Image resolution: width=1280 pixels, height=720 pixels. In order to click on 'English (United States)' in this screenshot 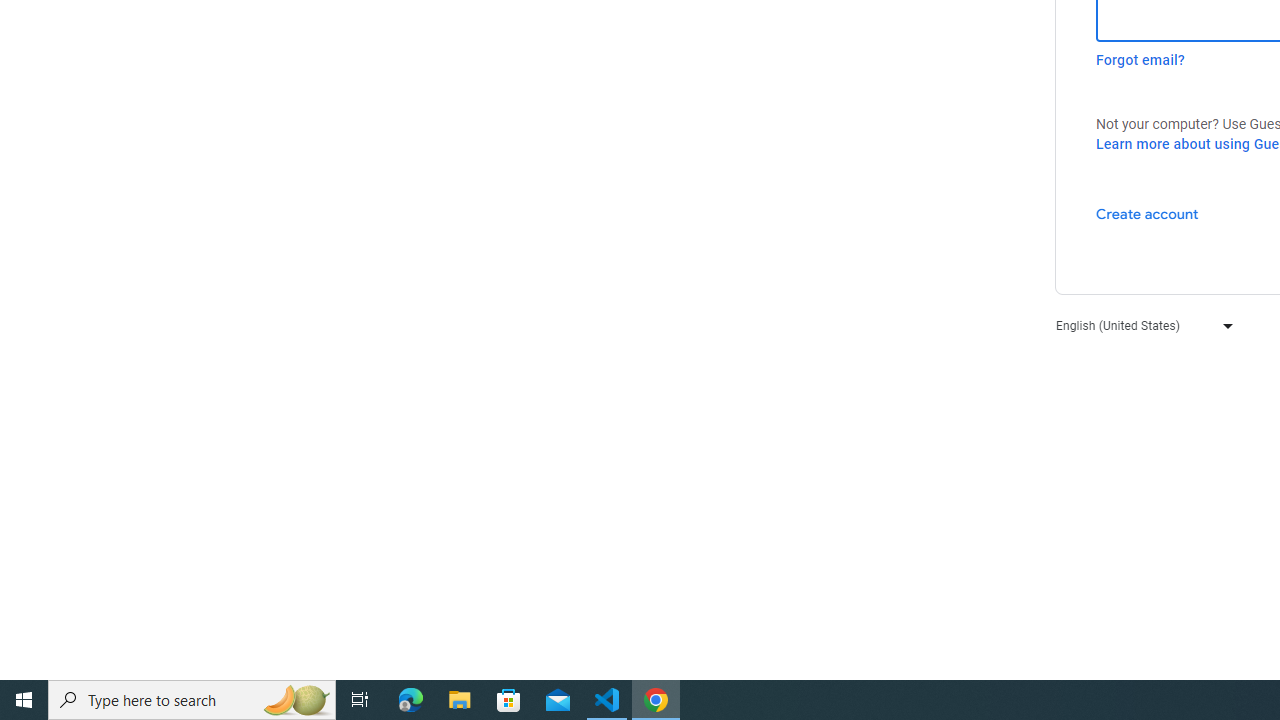, I will do `click(1139, 324)`.